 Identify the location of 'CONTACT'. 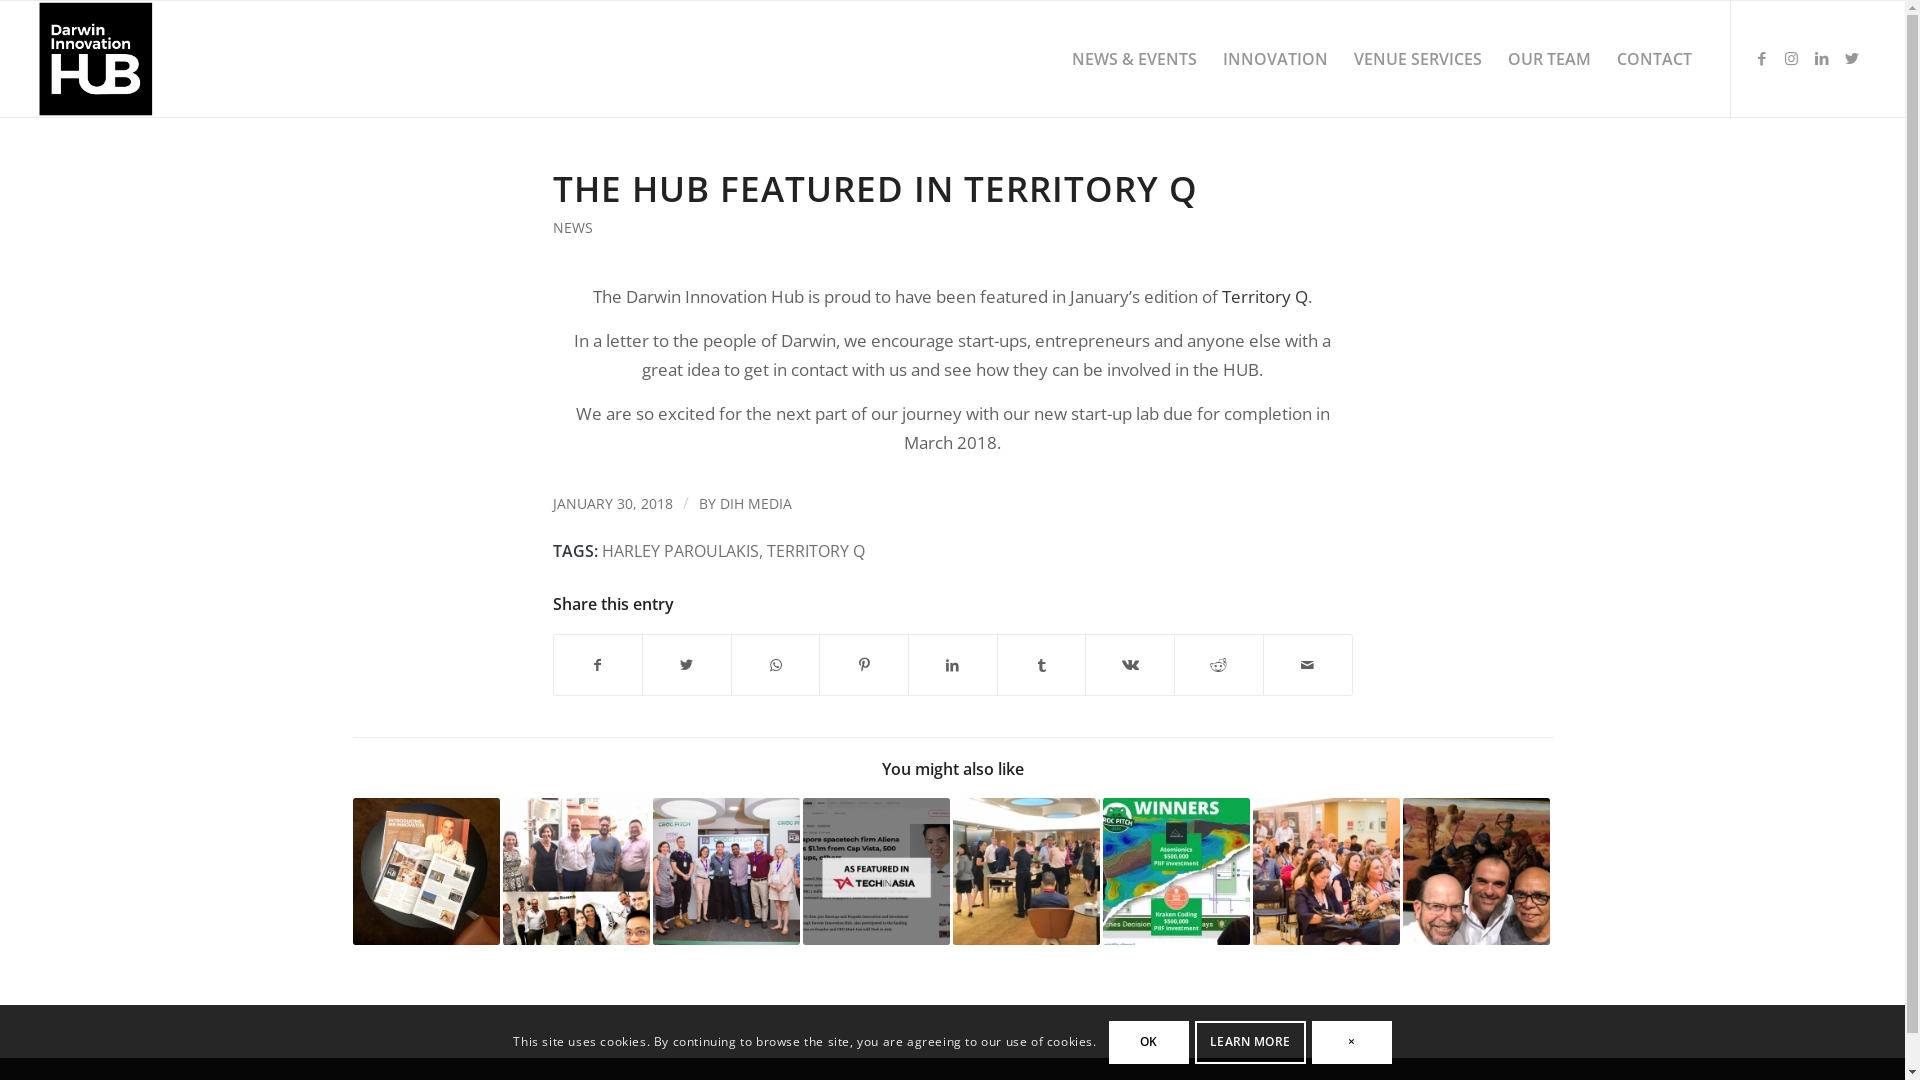
(1654, 57).